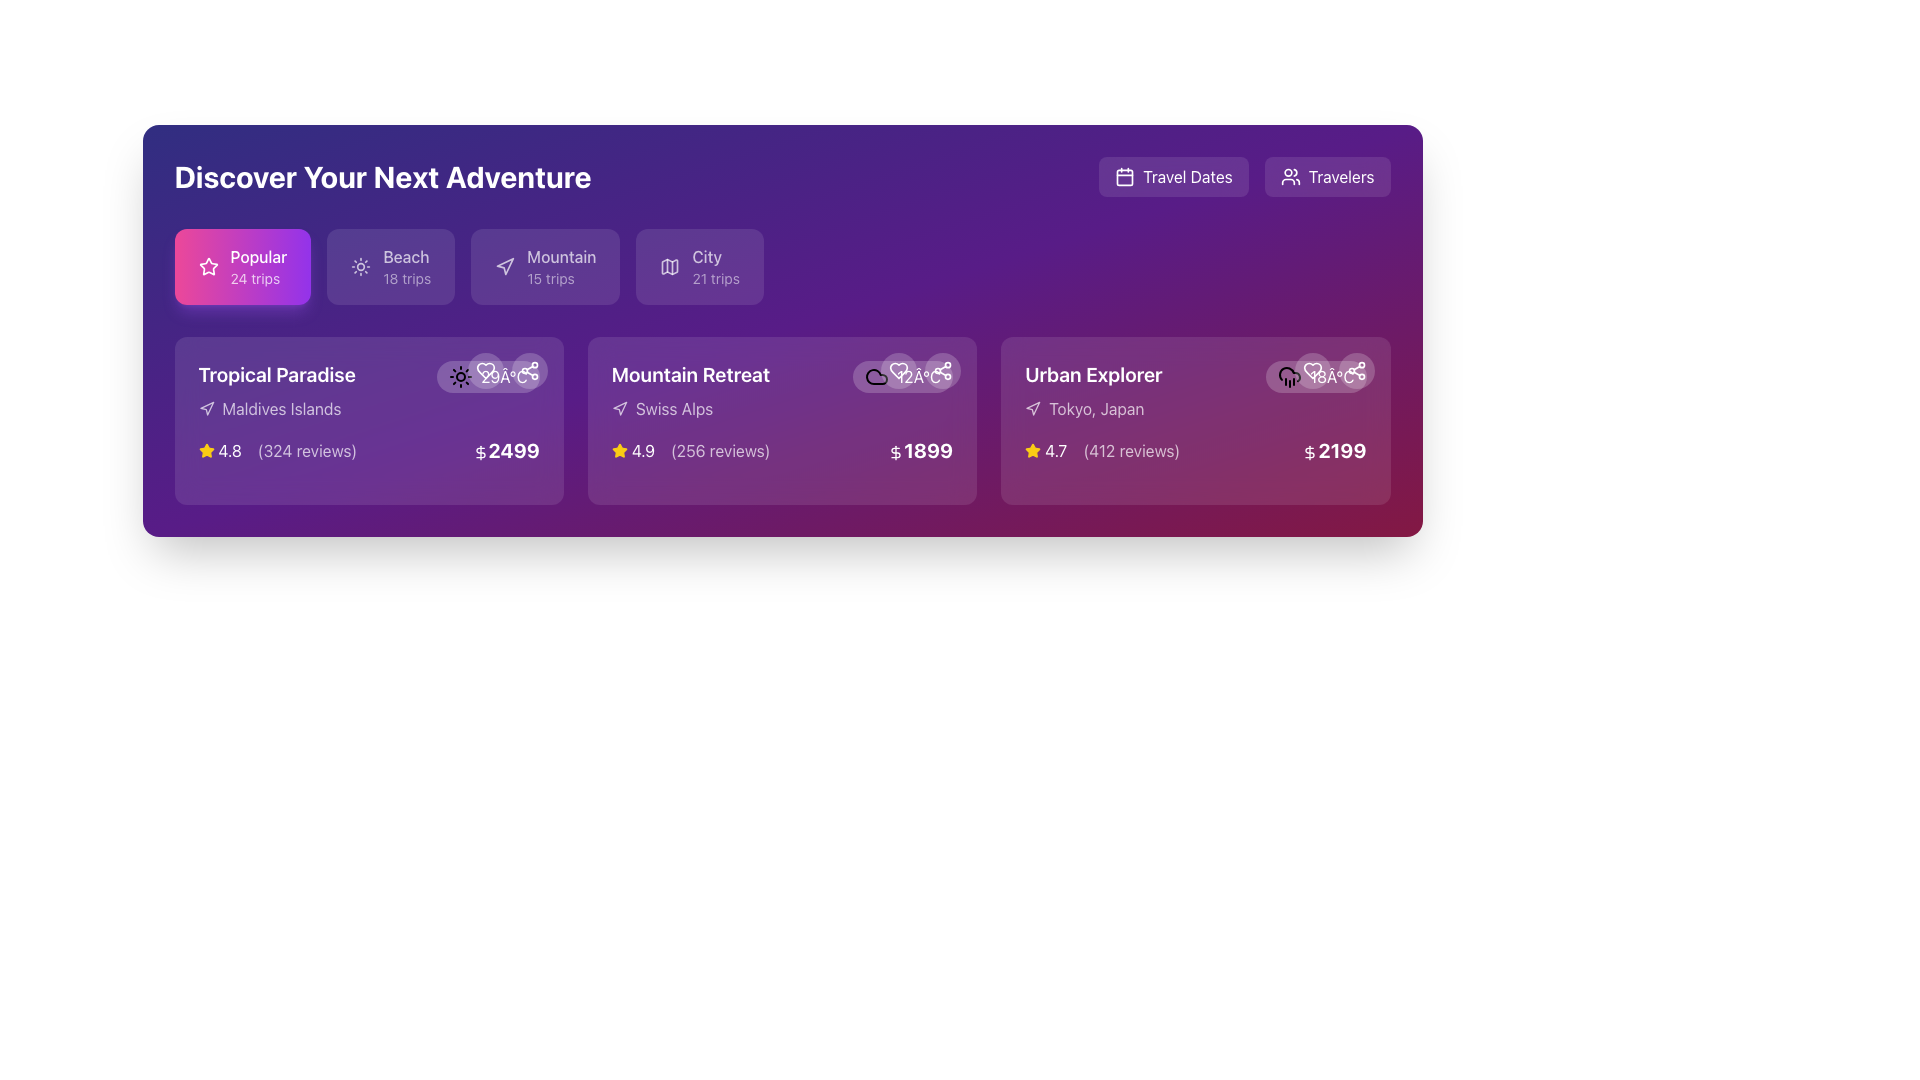 The height and width of the screenshot is (1080, 1920). Describe the element at coordinates (1334, 370) in the screenshot. I see `the heart icon located in the top-right corner of the 'Urban Explorer' card to like it` at that location.